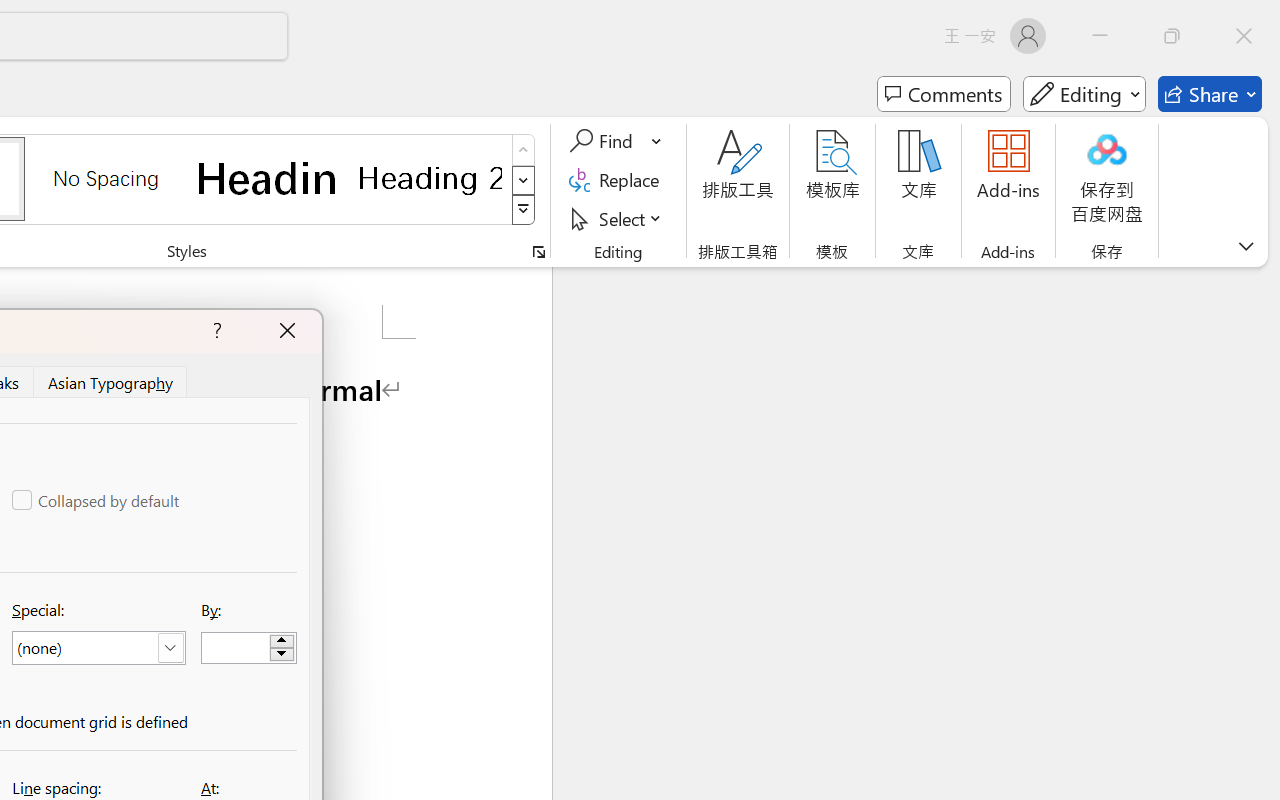 The width and height of the screenshot is (1280, 800). I want to click on 'Styles', so click(523, 210).